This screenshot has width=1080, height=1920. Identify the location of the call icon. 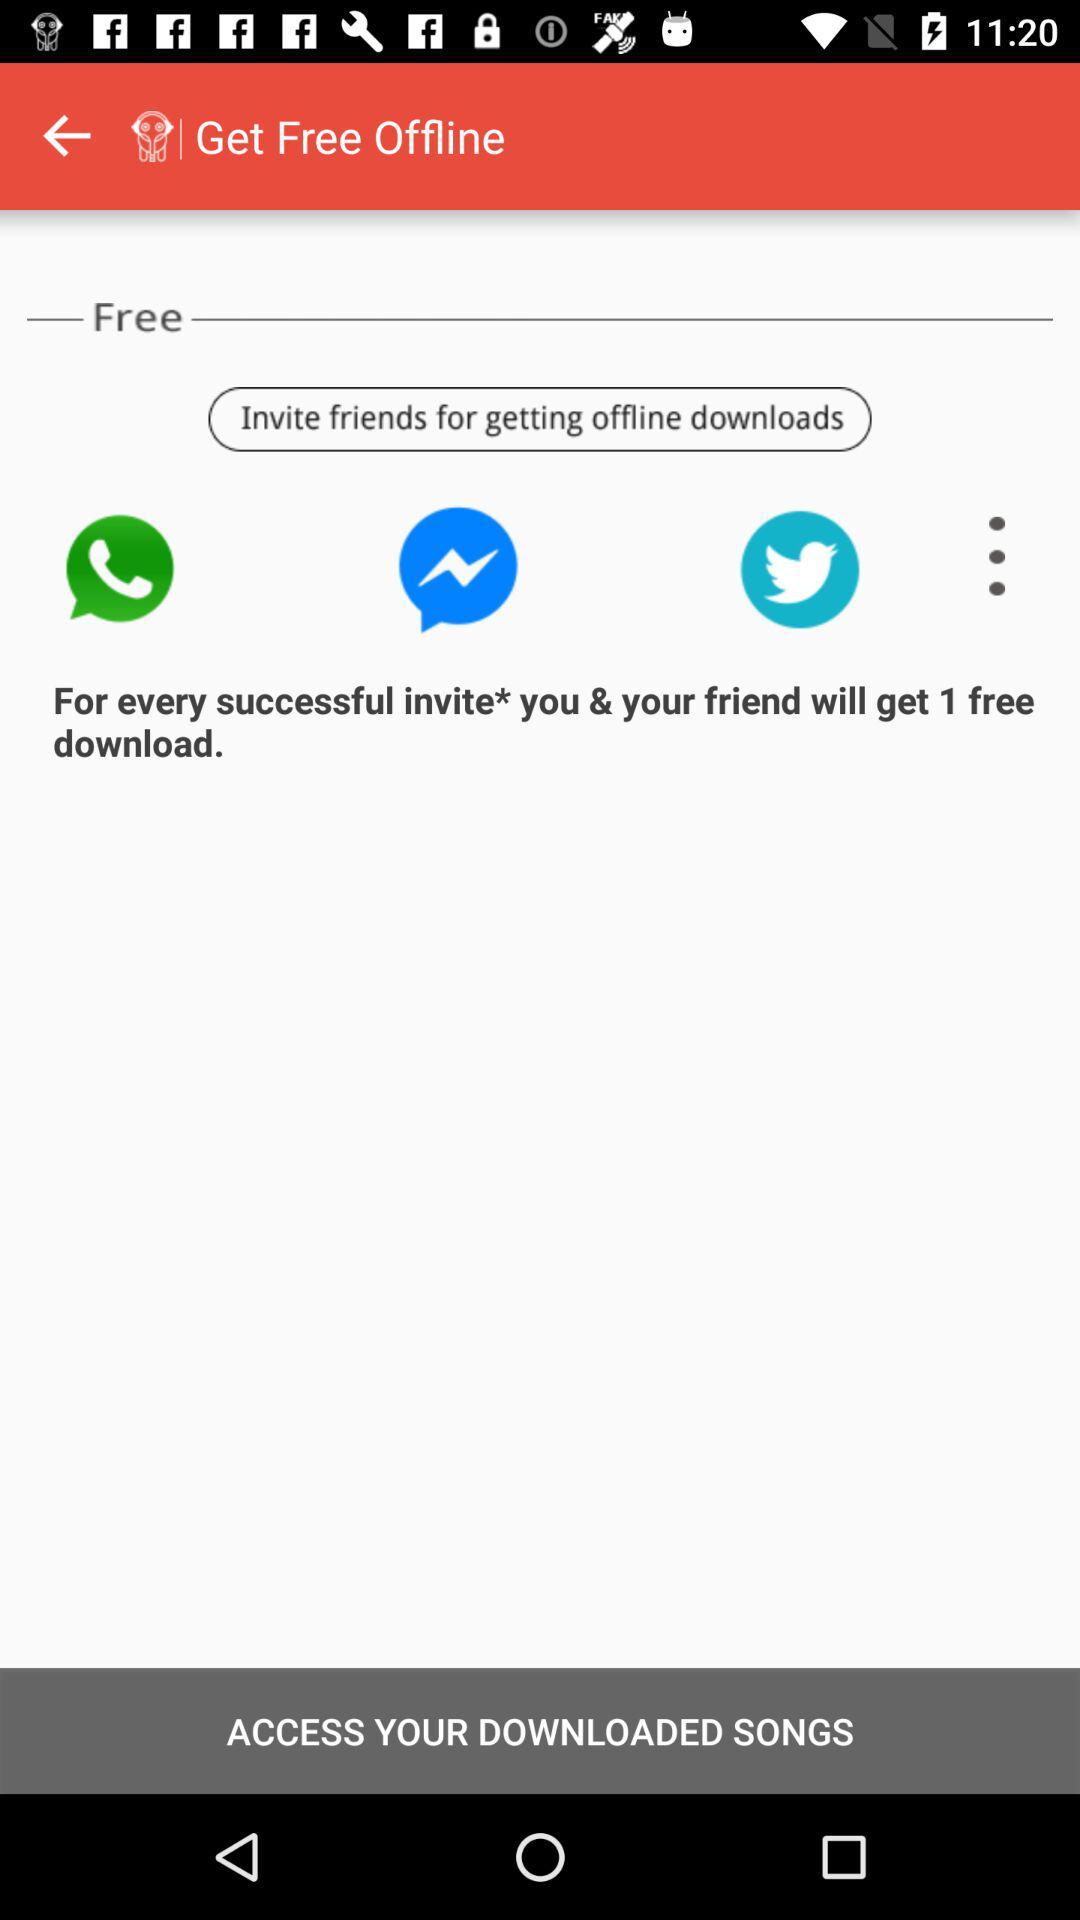
(118, 568).